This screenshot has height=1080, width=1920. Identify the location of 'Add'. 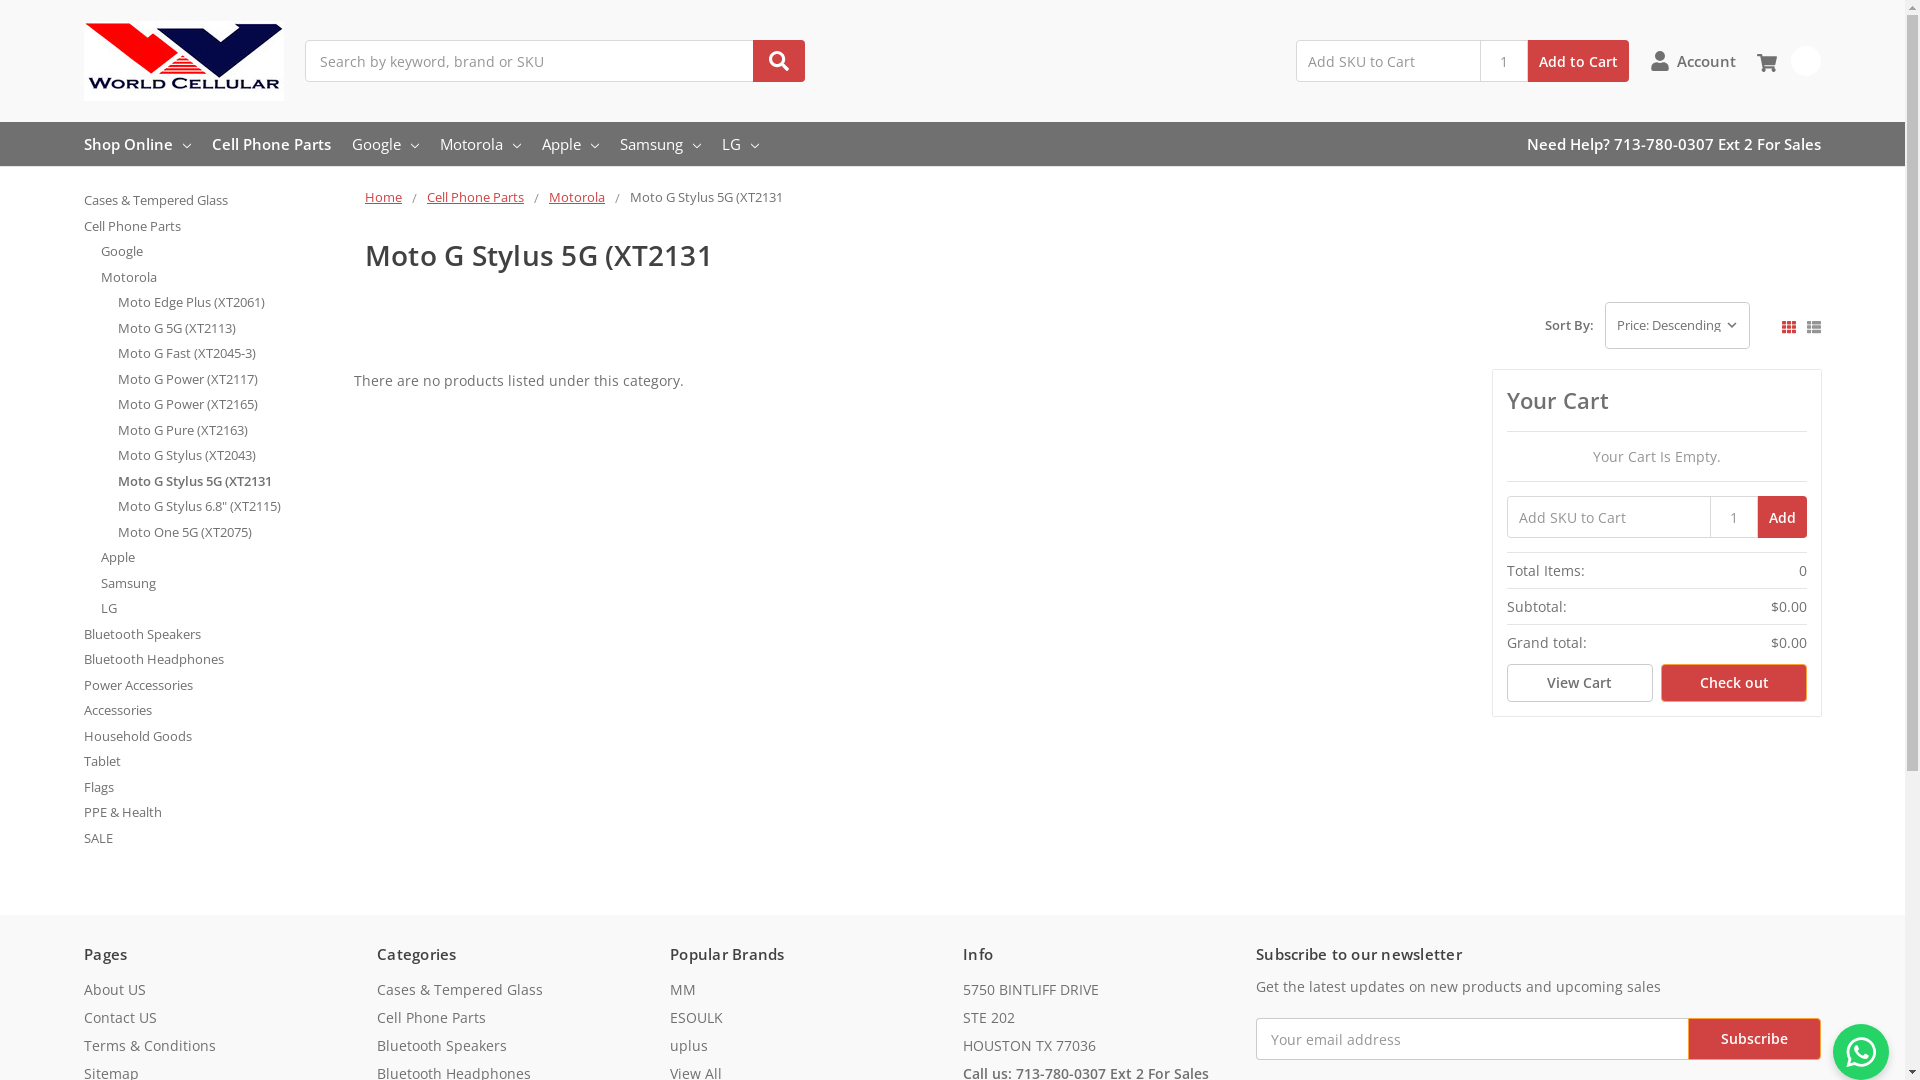
(1782, 515).